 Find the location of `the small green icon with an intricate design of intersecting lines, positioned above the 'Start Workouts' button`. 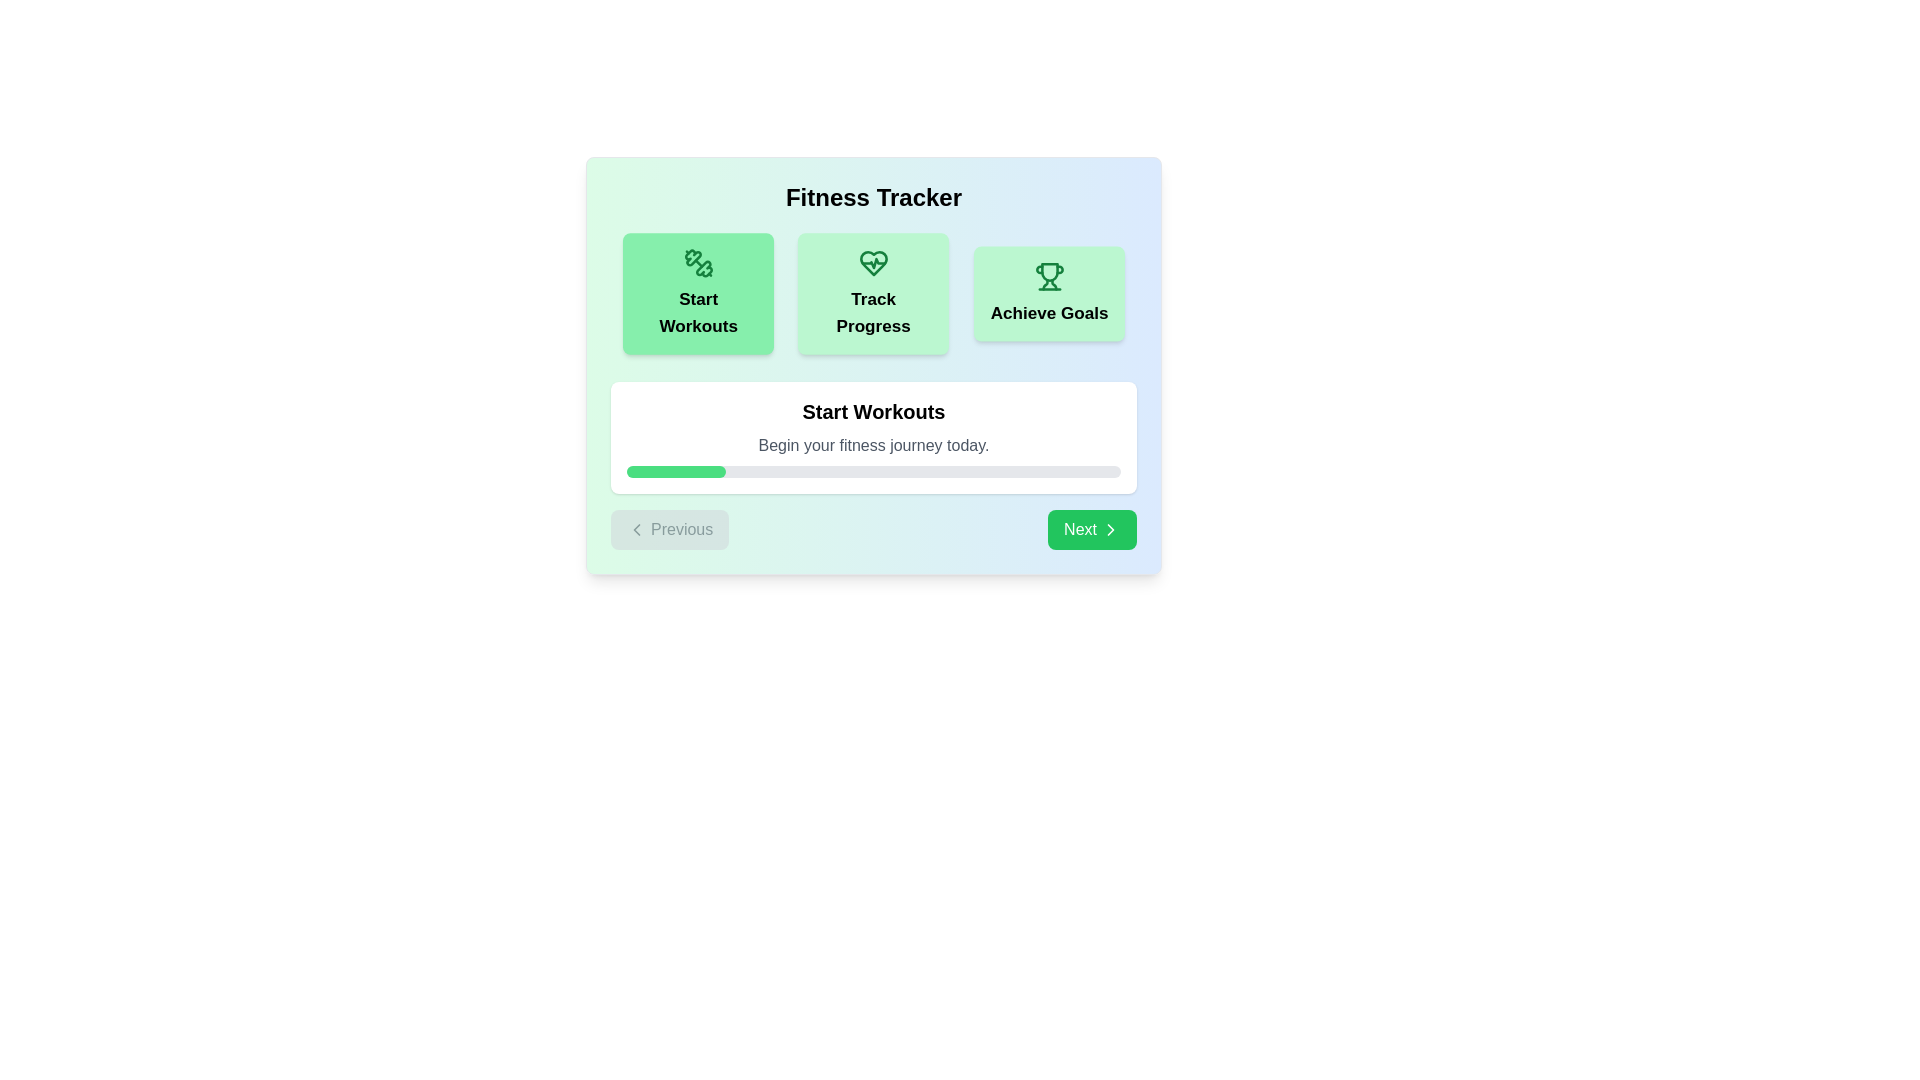

the small green icon with an intricate design of intersecting lines, positioned above the 'Start Workouts' button is located at coordinates (693, 257).